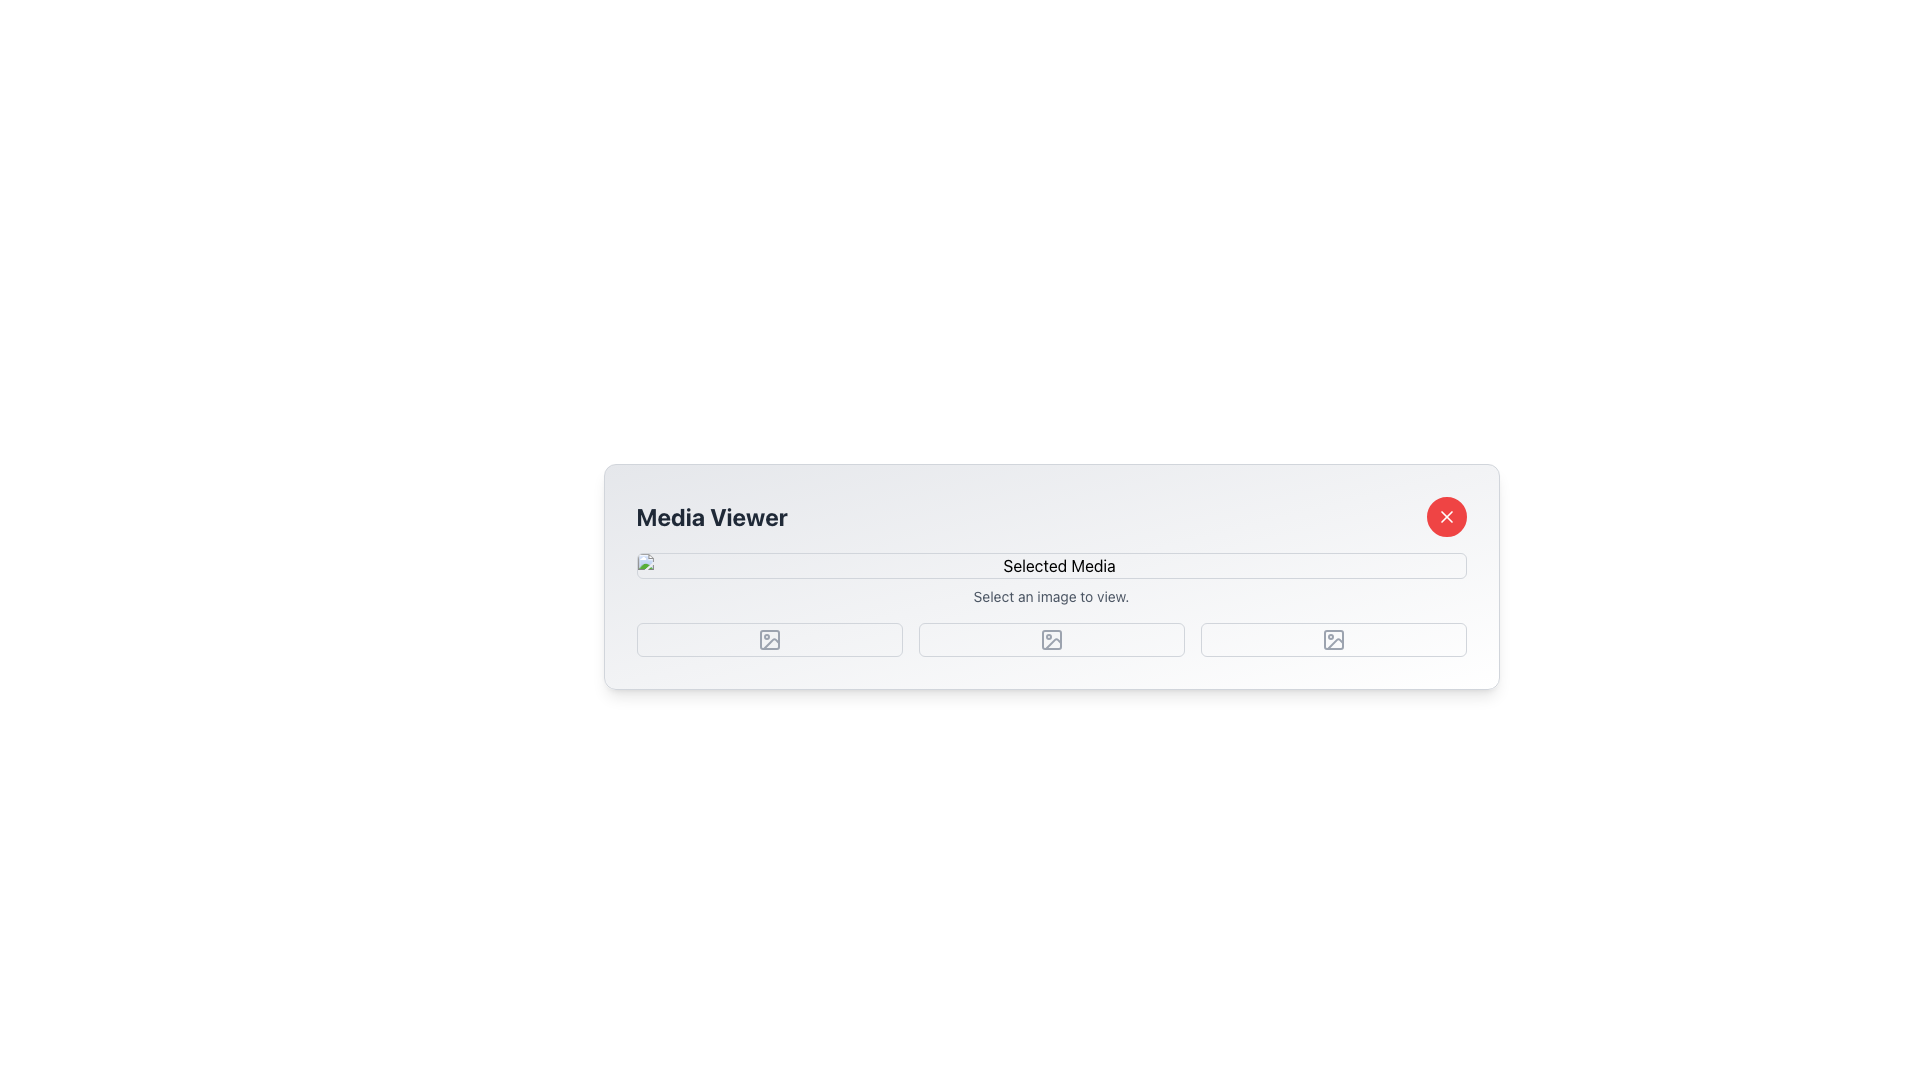 The height and width of the screenshot is (1080, 1920). What do you see at coordinates (712, 515) in the screenshot?
I see `header text labeled 'Media Viewer', which serves as the title for the current section of the application` at bounding box center [712, 515].